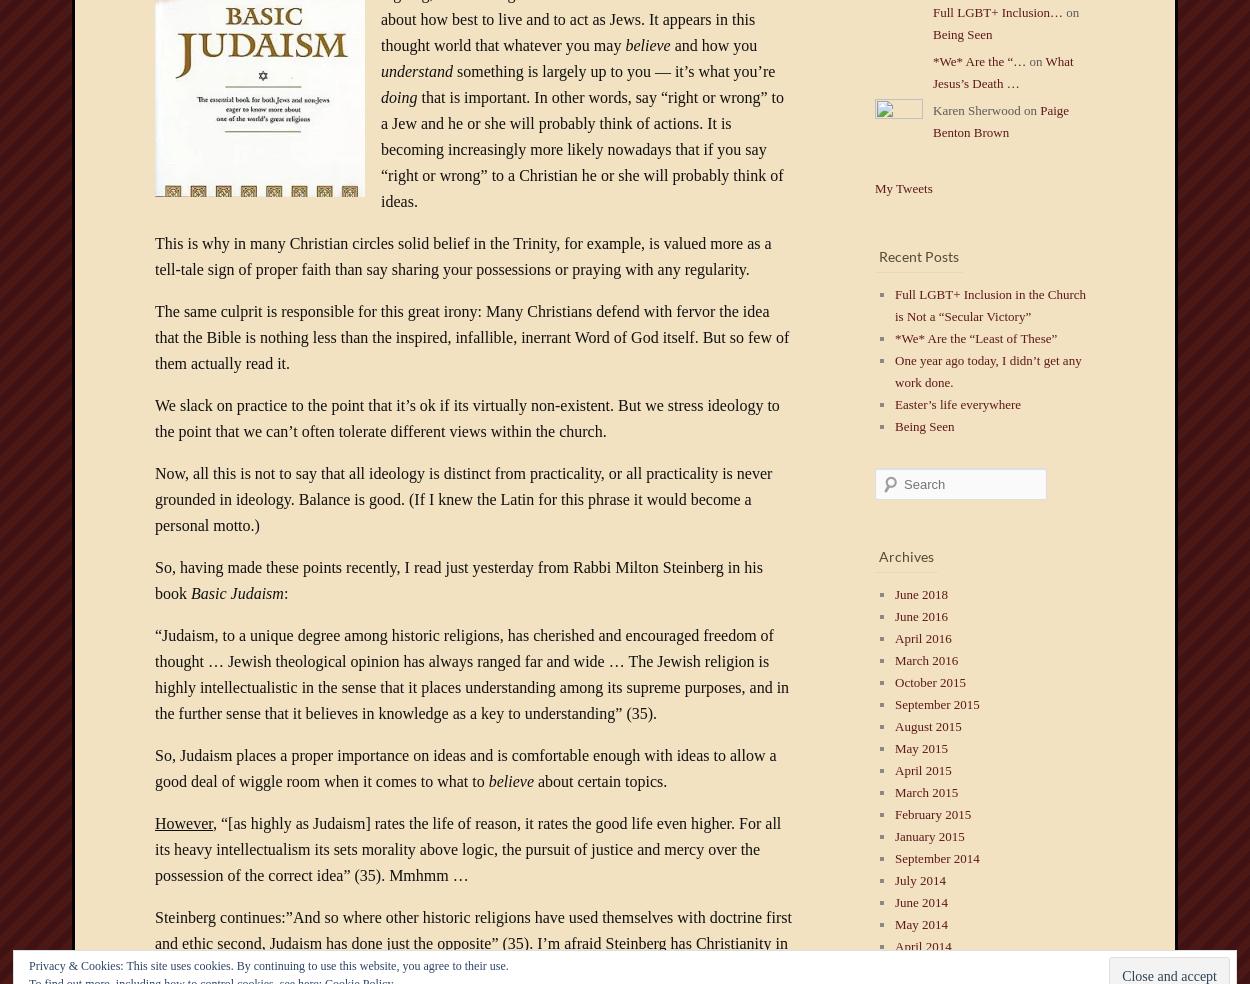 This screenshot has height=984, width=1250. I want to click on 'doing', so click(381, 96).